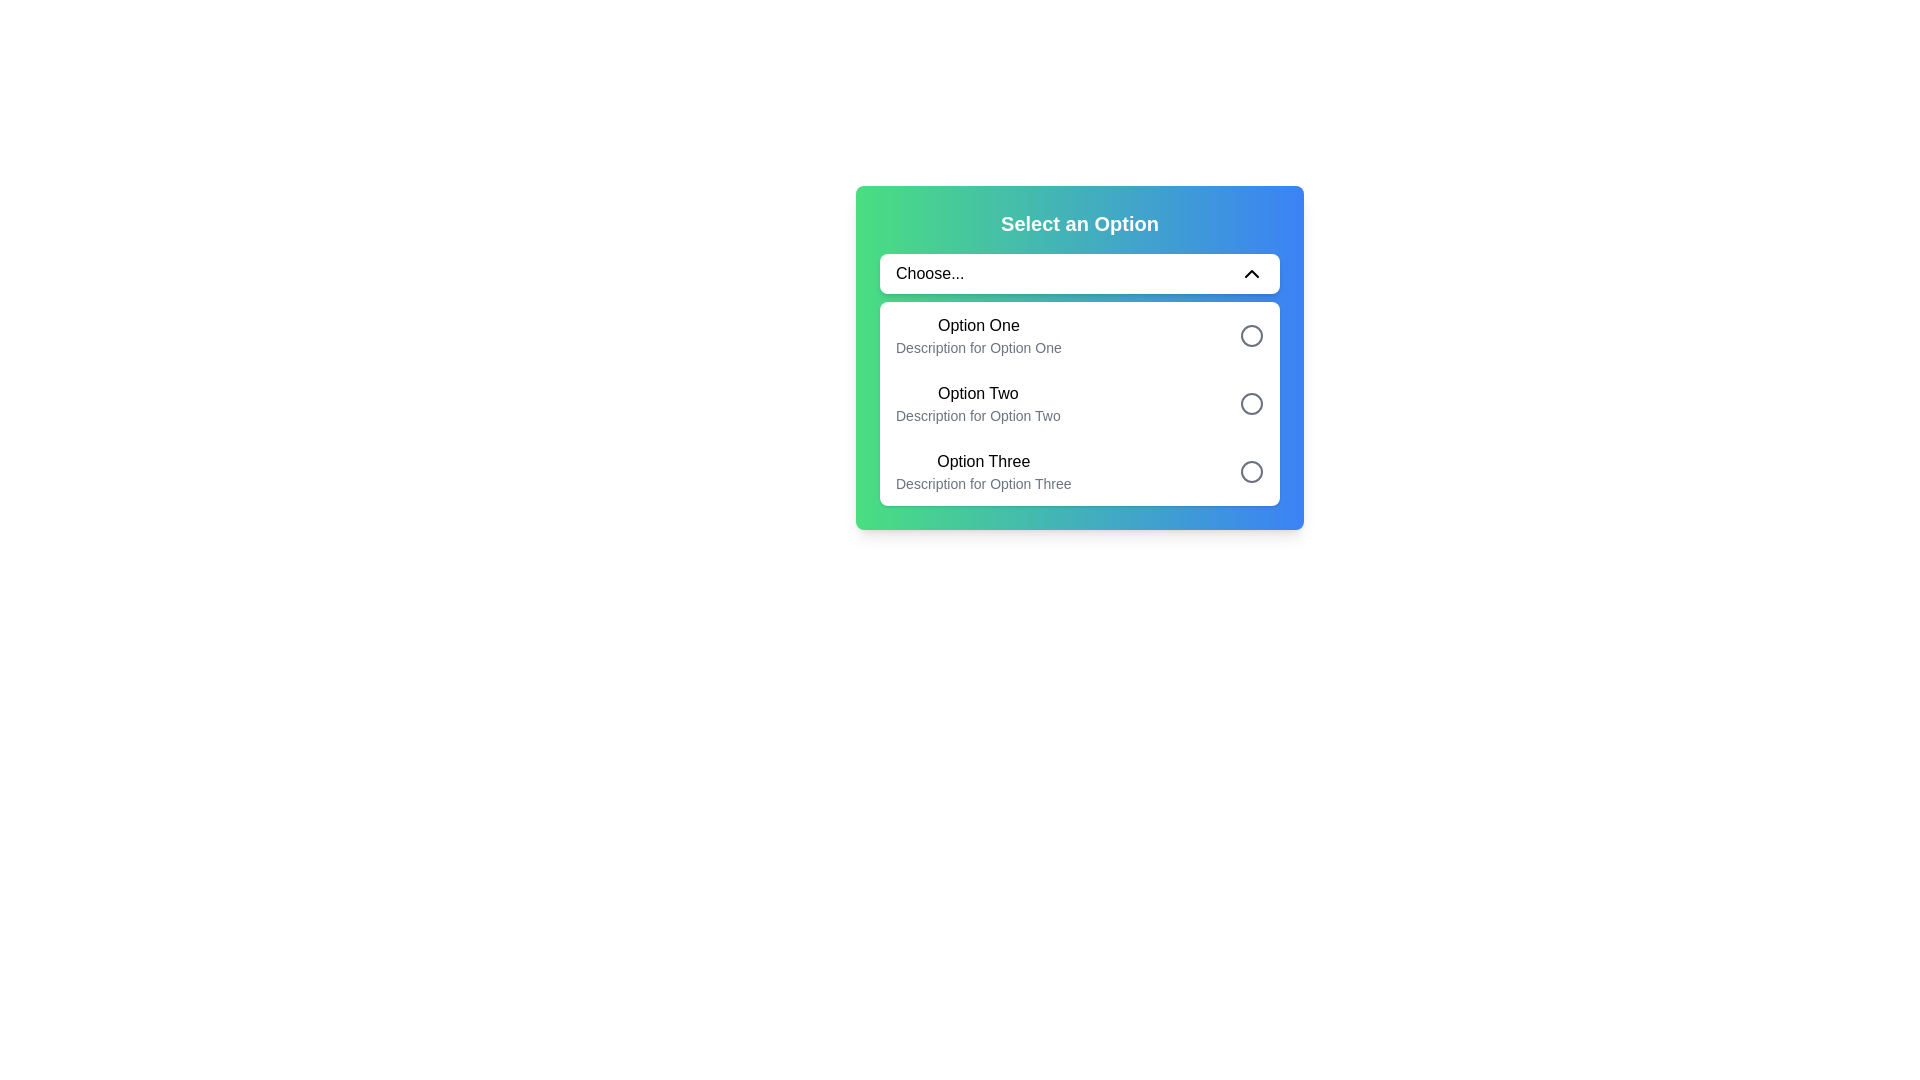 This screenshot has width=1920, height=1080. Describe the element at coordinates (1251, 471) in the screenshot. I see `the rightmost radio button for 'Option Three' in the dropdown list` at that location.